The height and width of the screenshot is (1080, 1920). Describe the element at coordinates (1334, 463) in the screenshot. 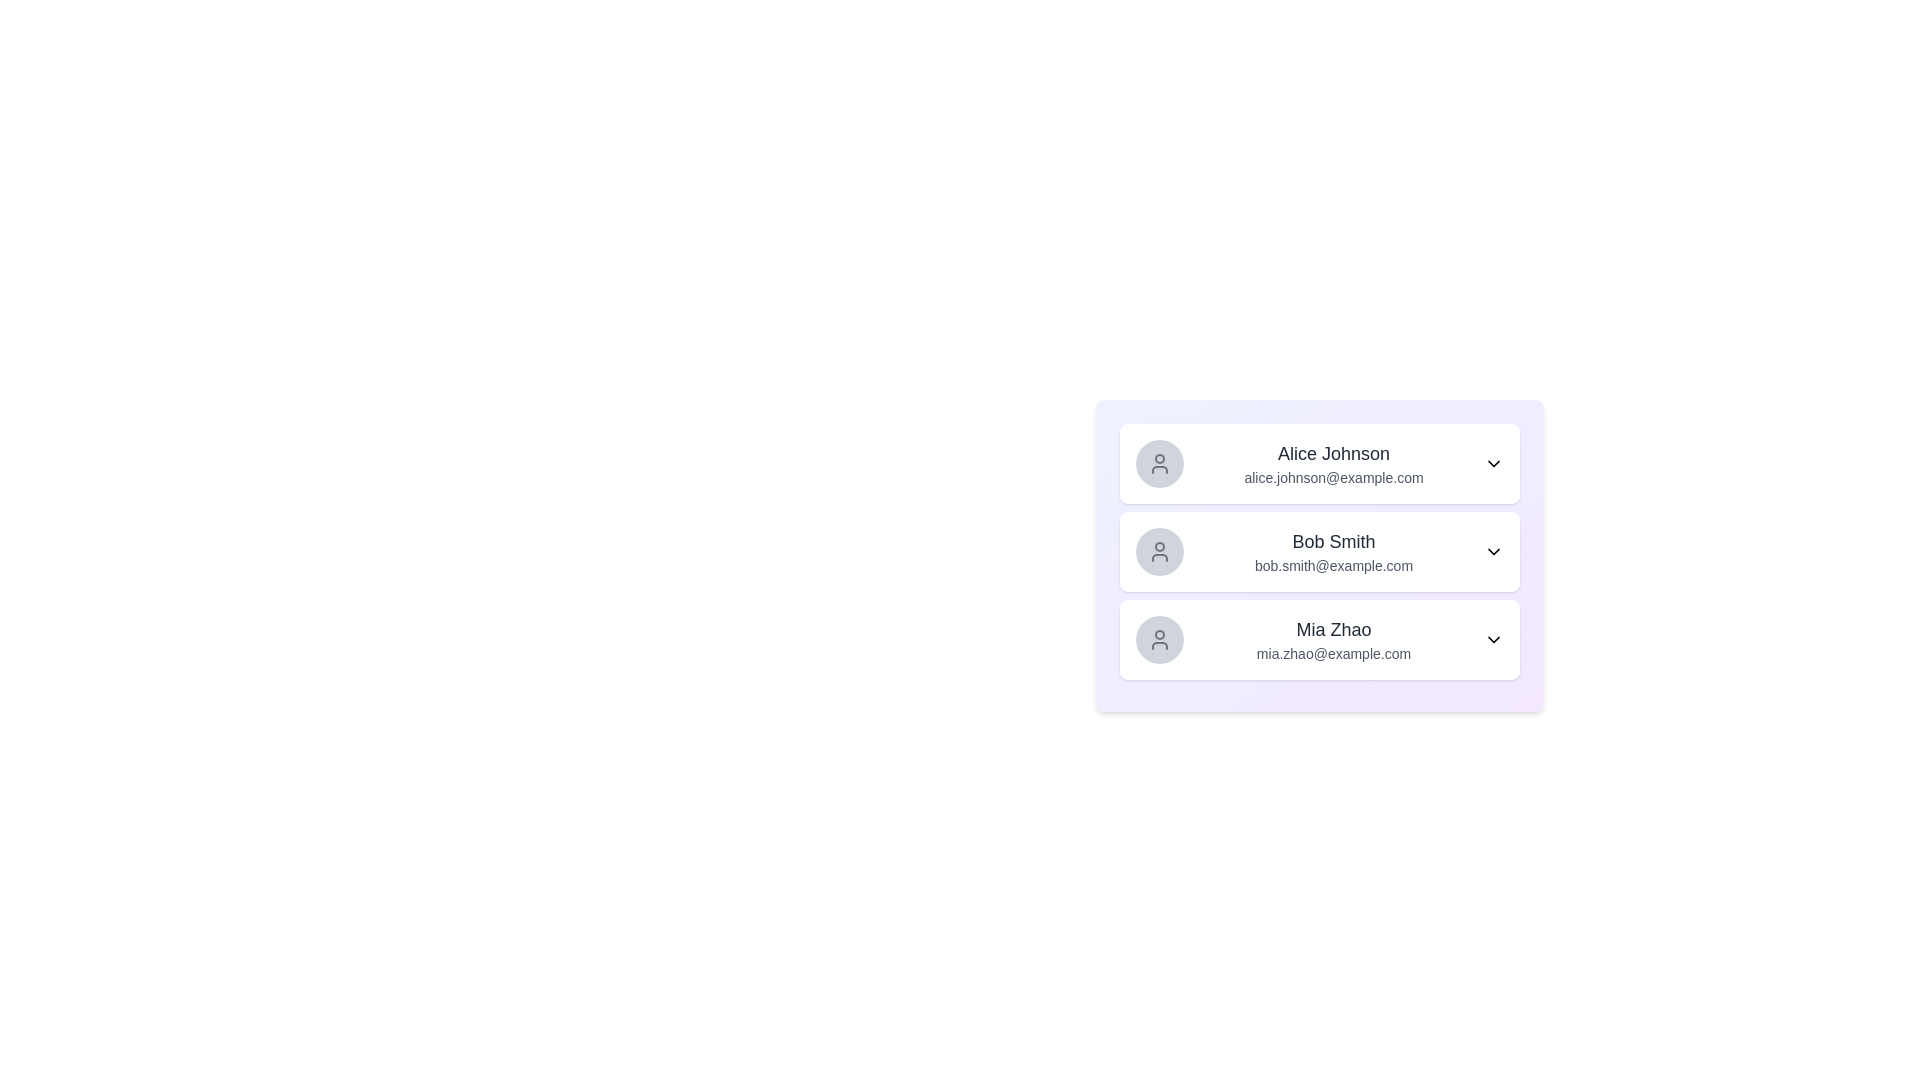

I see `the text in the Text Display Block that shows the user's name and email address to copy it` at that location.